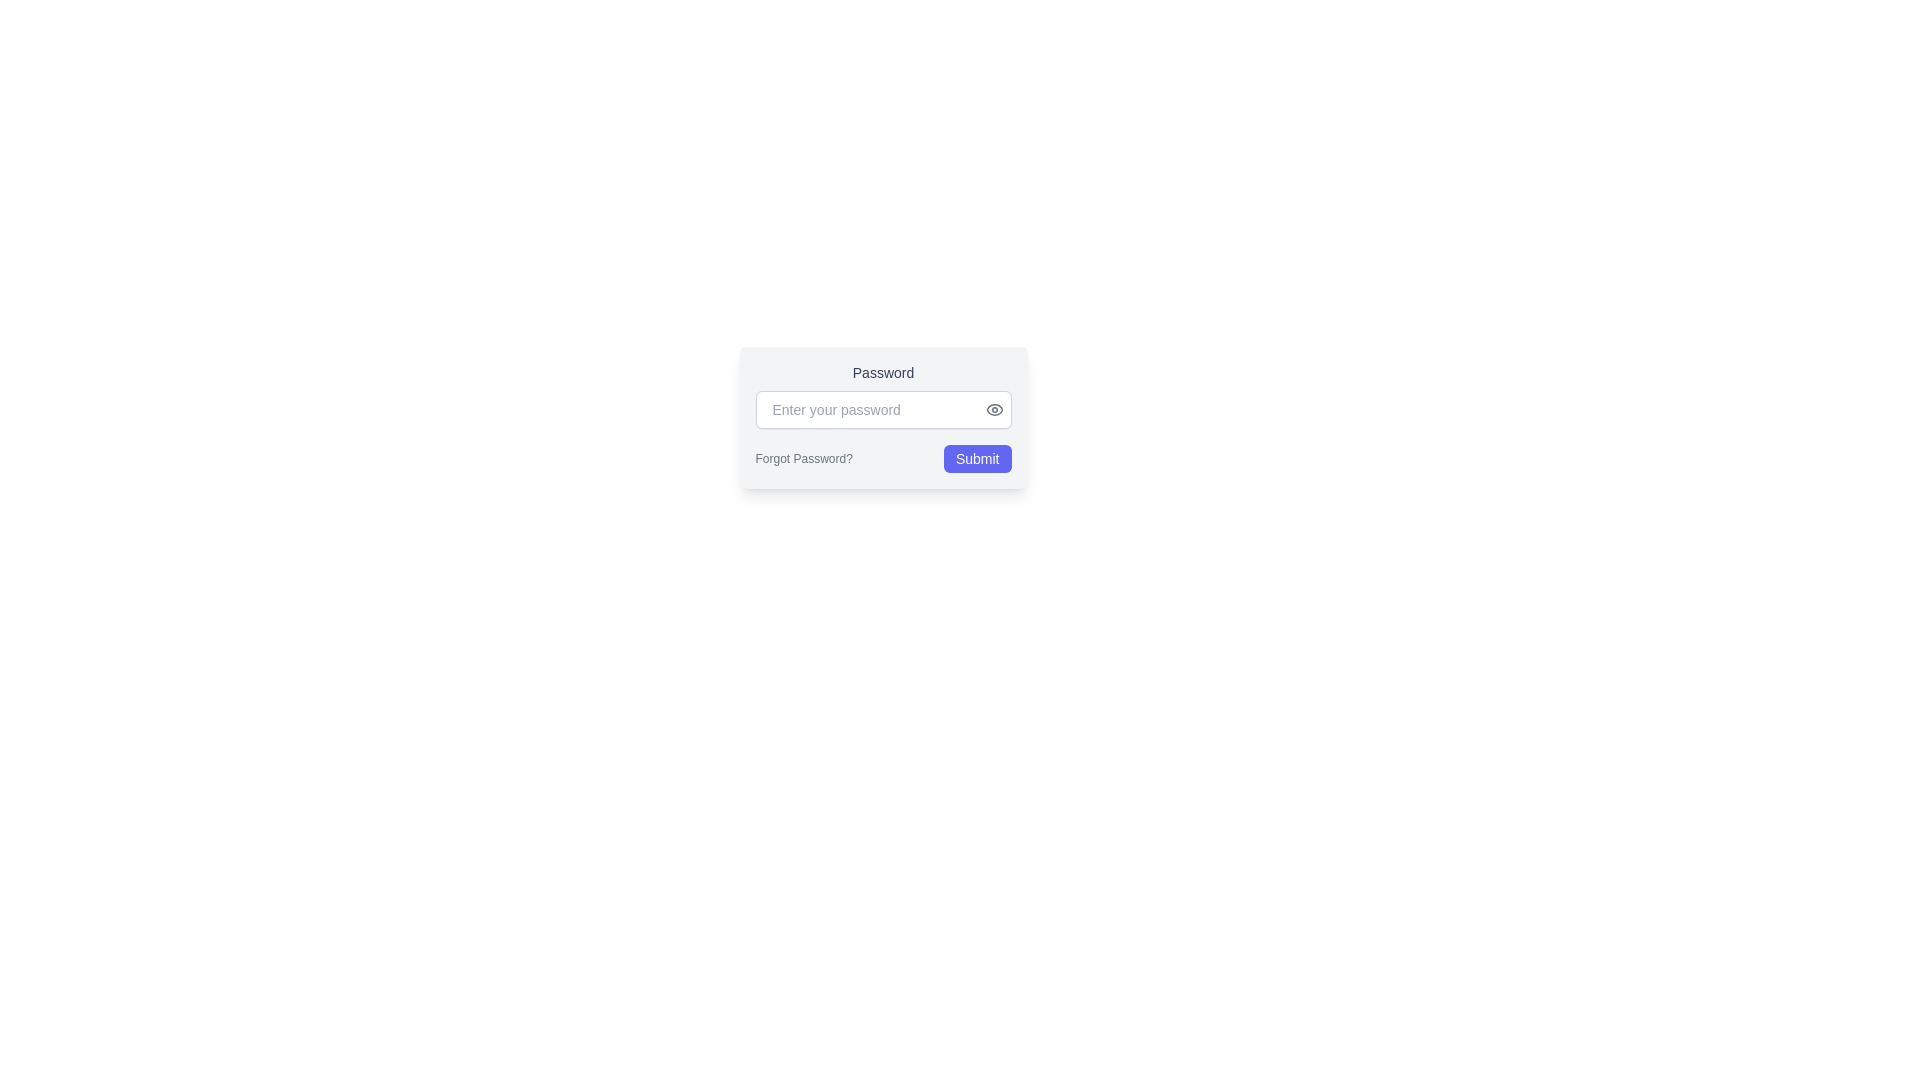  I want to click on the 'Password' text label, which is styled in medium gray and slightly bold, located above the password input field in a centered form, so click(882, 373).